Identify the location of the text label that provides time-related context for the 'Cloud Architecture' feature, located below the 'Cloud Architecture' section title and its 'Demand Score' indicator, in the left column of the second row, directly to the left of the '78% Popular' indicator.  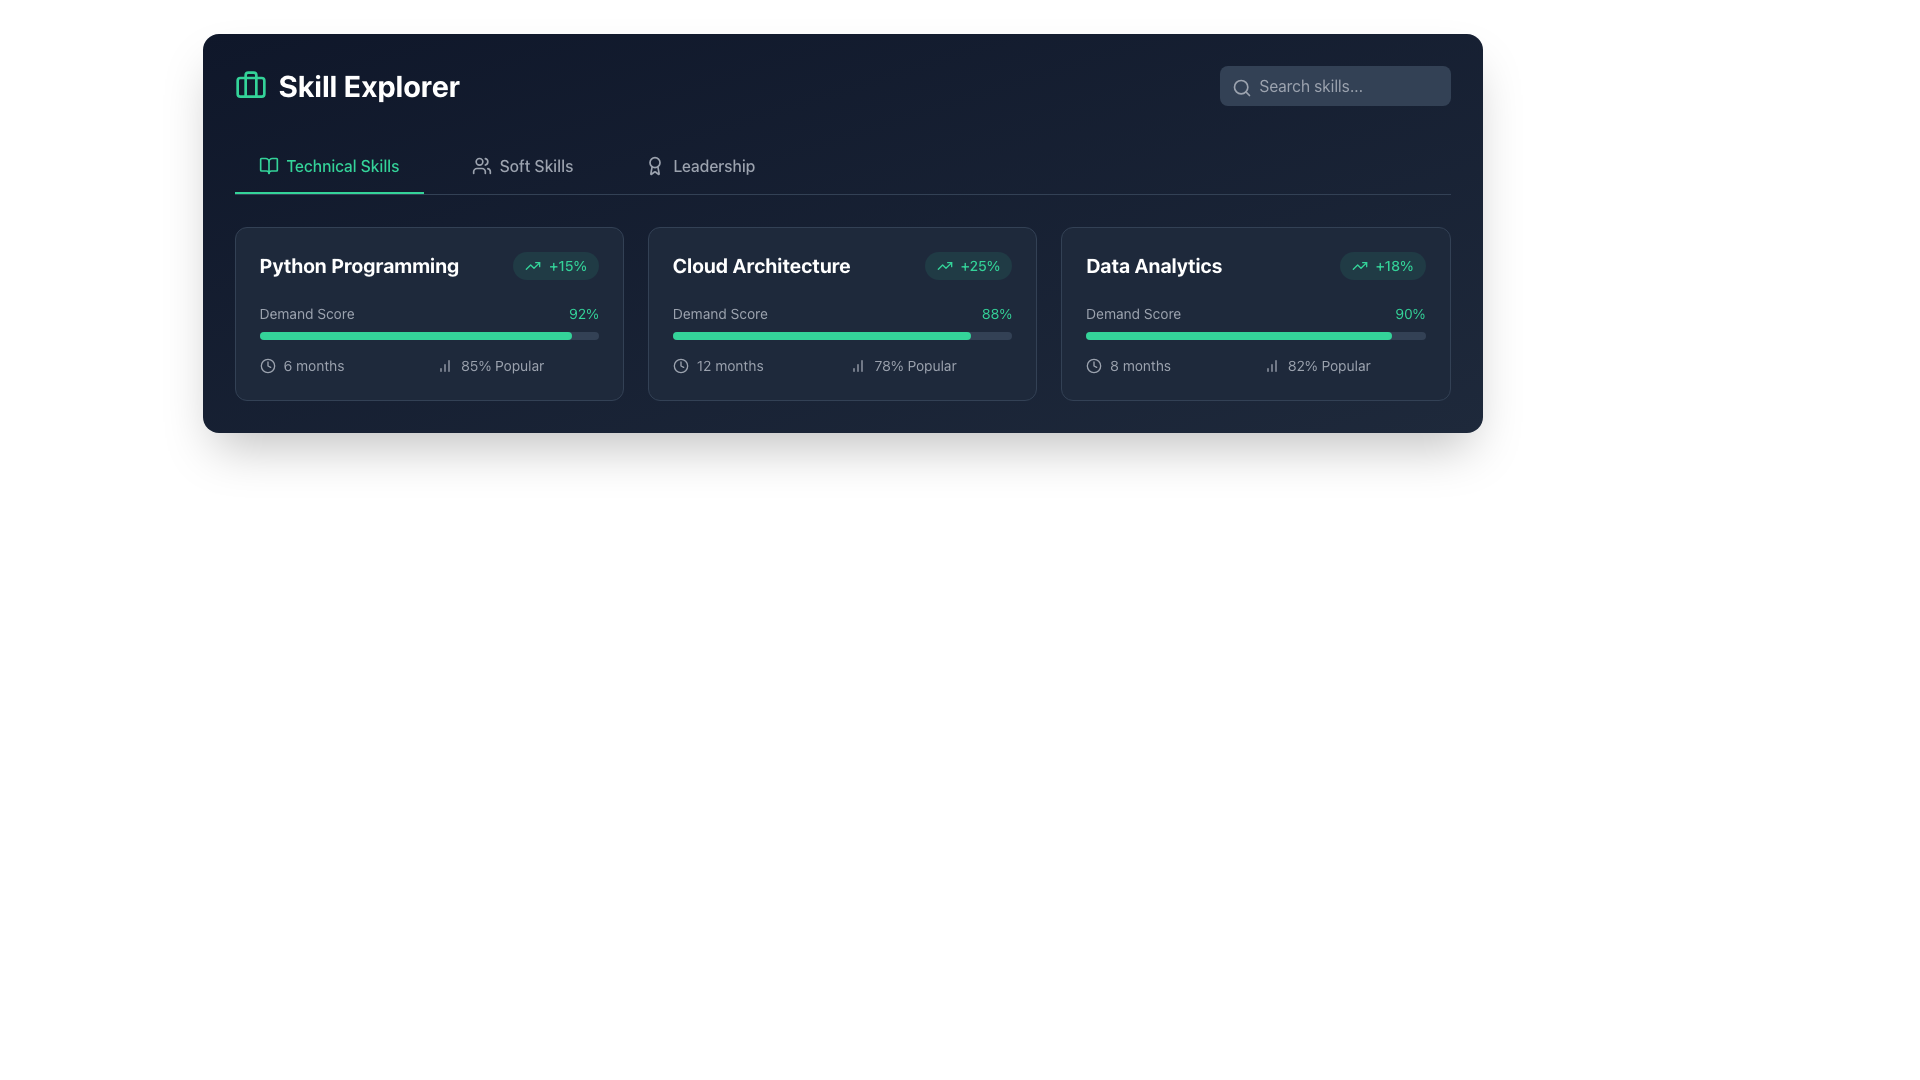
(752, 366).